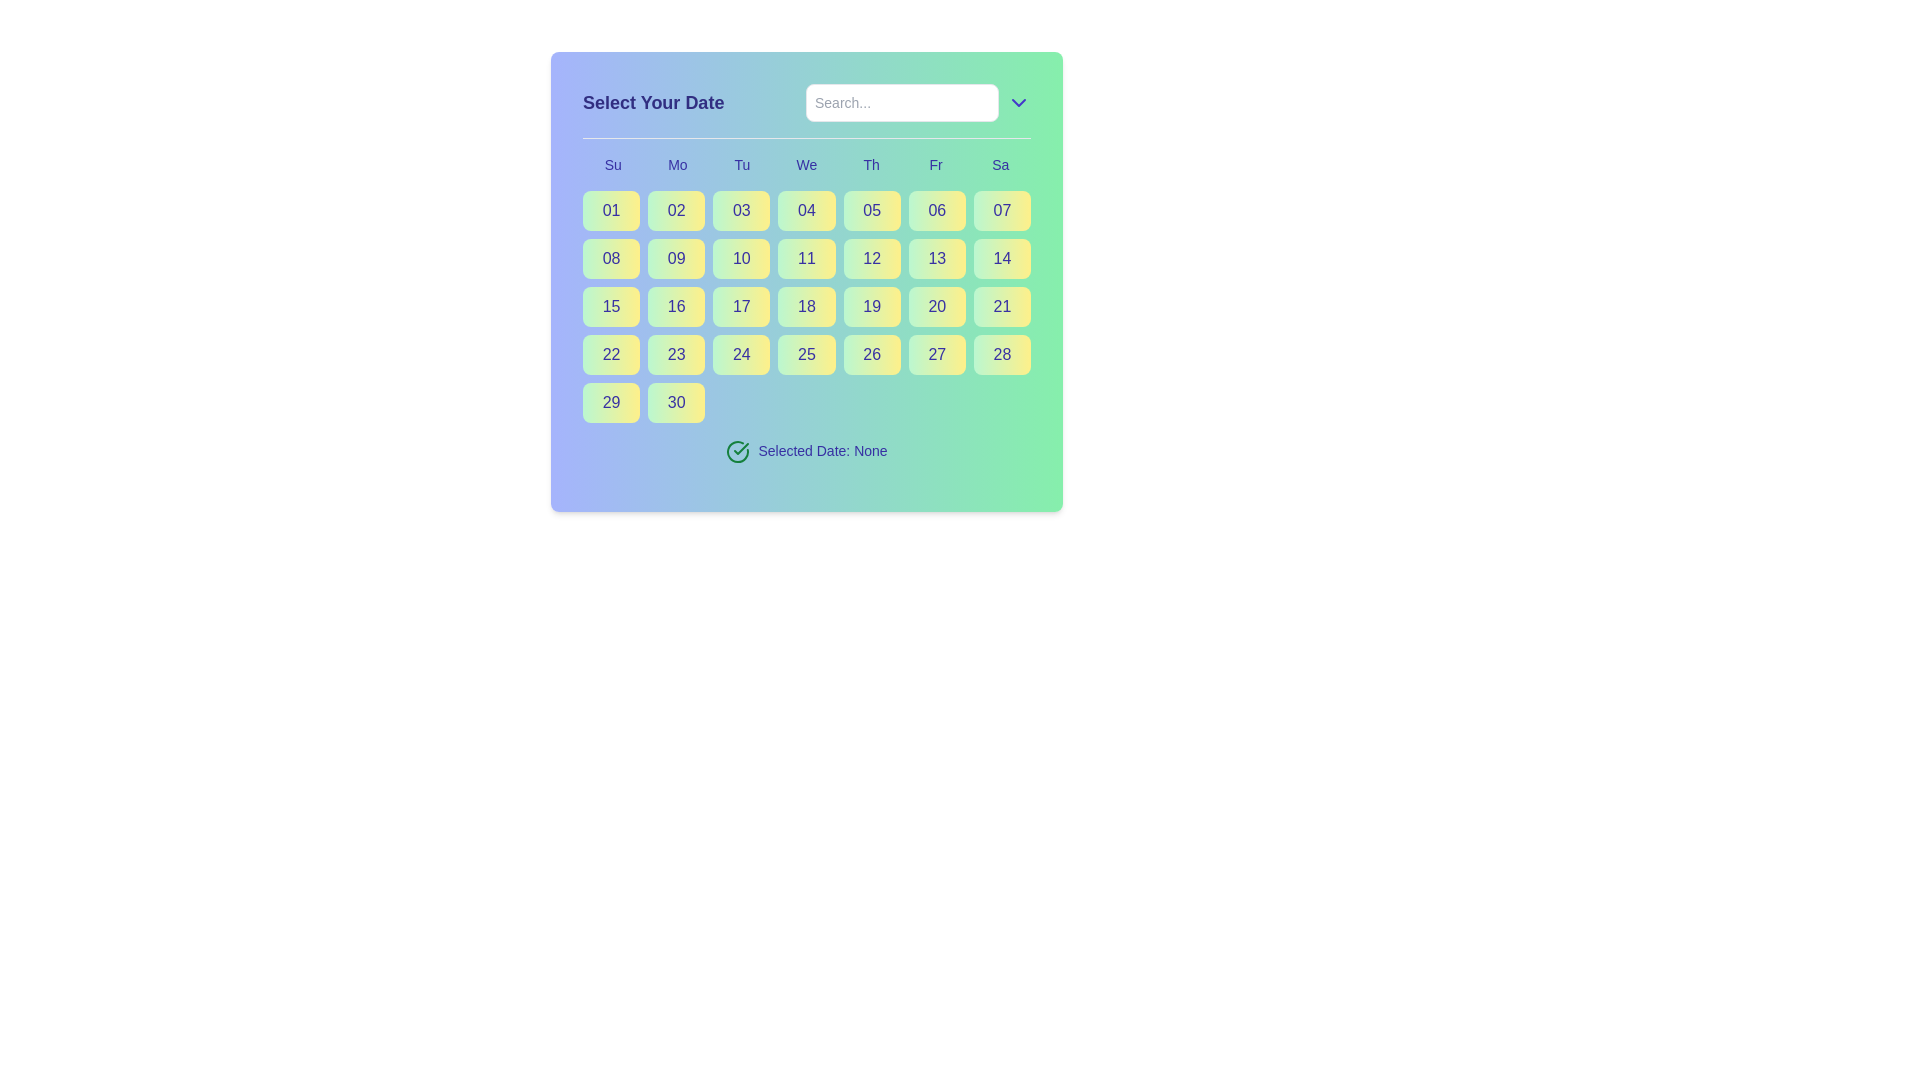  I want to click on the selectable day button representing the date '28' in the calendar interface, specifically located in the sixth position from the left in the last row, corresponding to the Saturday column, so click(1002, 353).